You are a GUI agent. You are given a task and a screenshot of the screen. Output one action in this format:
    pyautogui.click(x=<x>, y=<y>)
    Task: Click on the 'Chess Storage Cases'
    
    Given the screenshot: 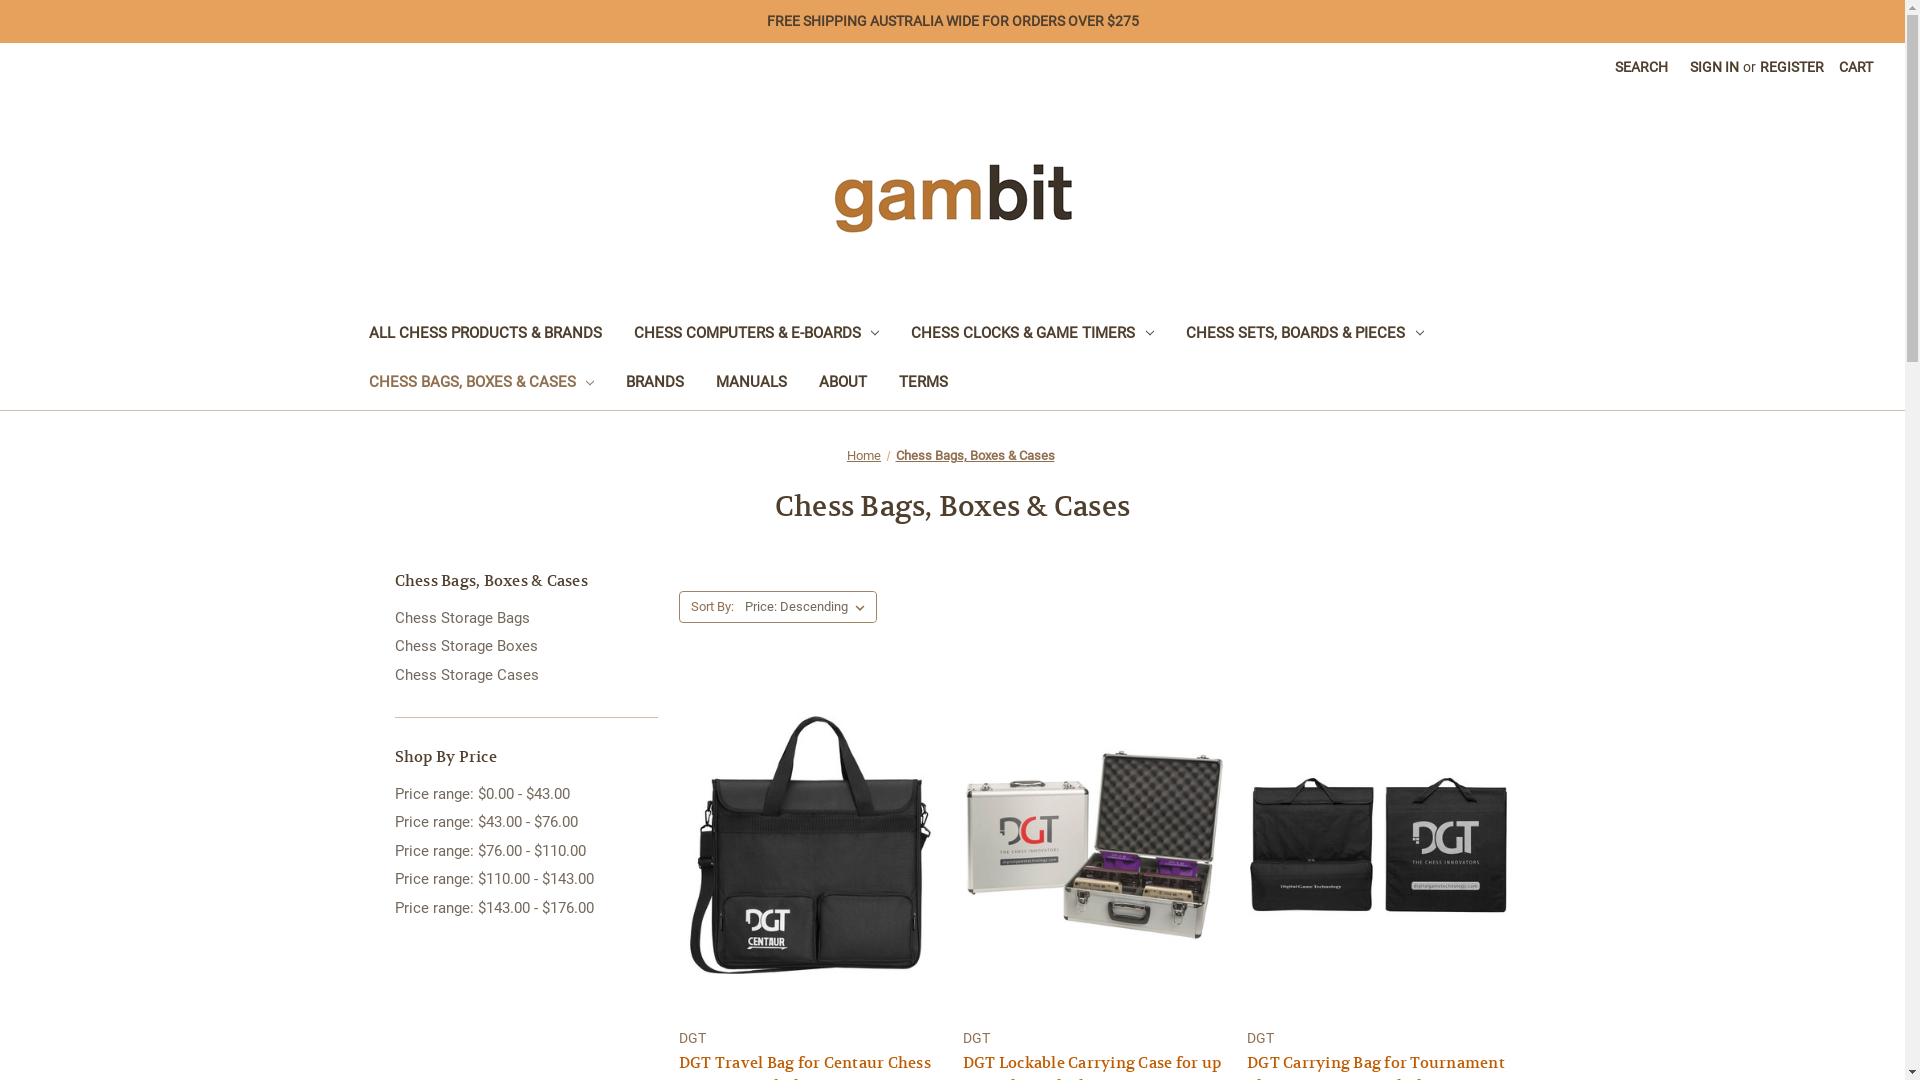 What is the action you would take?
    pyautogui.click(x=525, y=675)
    